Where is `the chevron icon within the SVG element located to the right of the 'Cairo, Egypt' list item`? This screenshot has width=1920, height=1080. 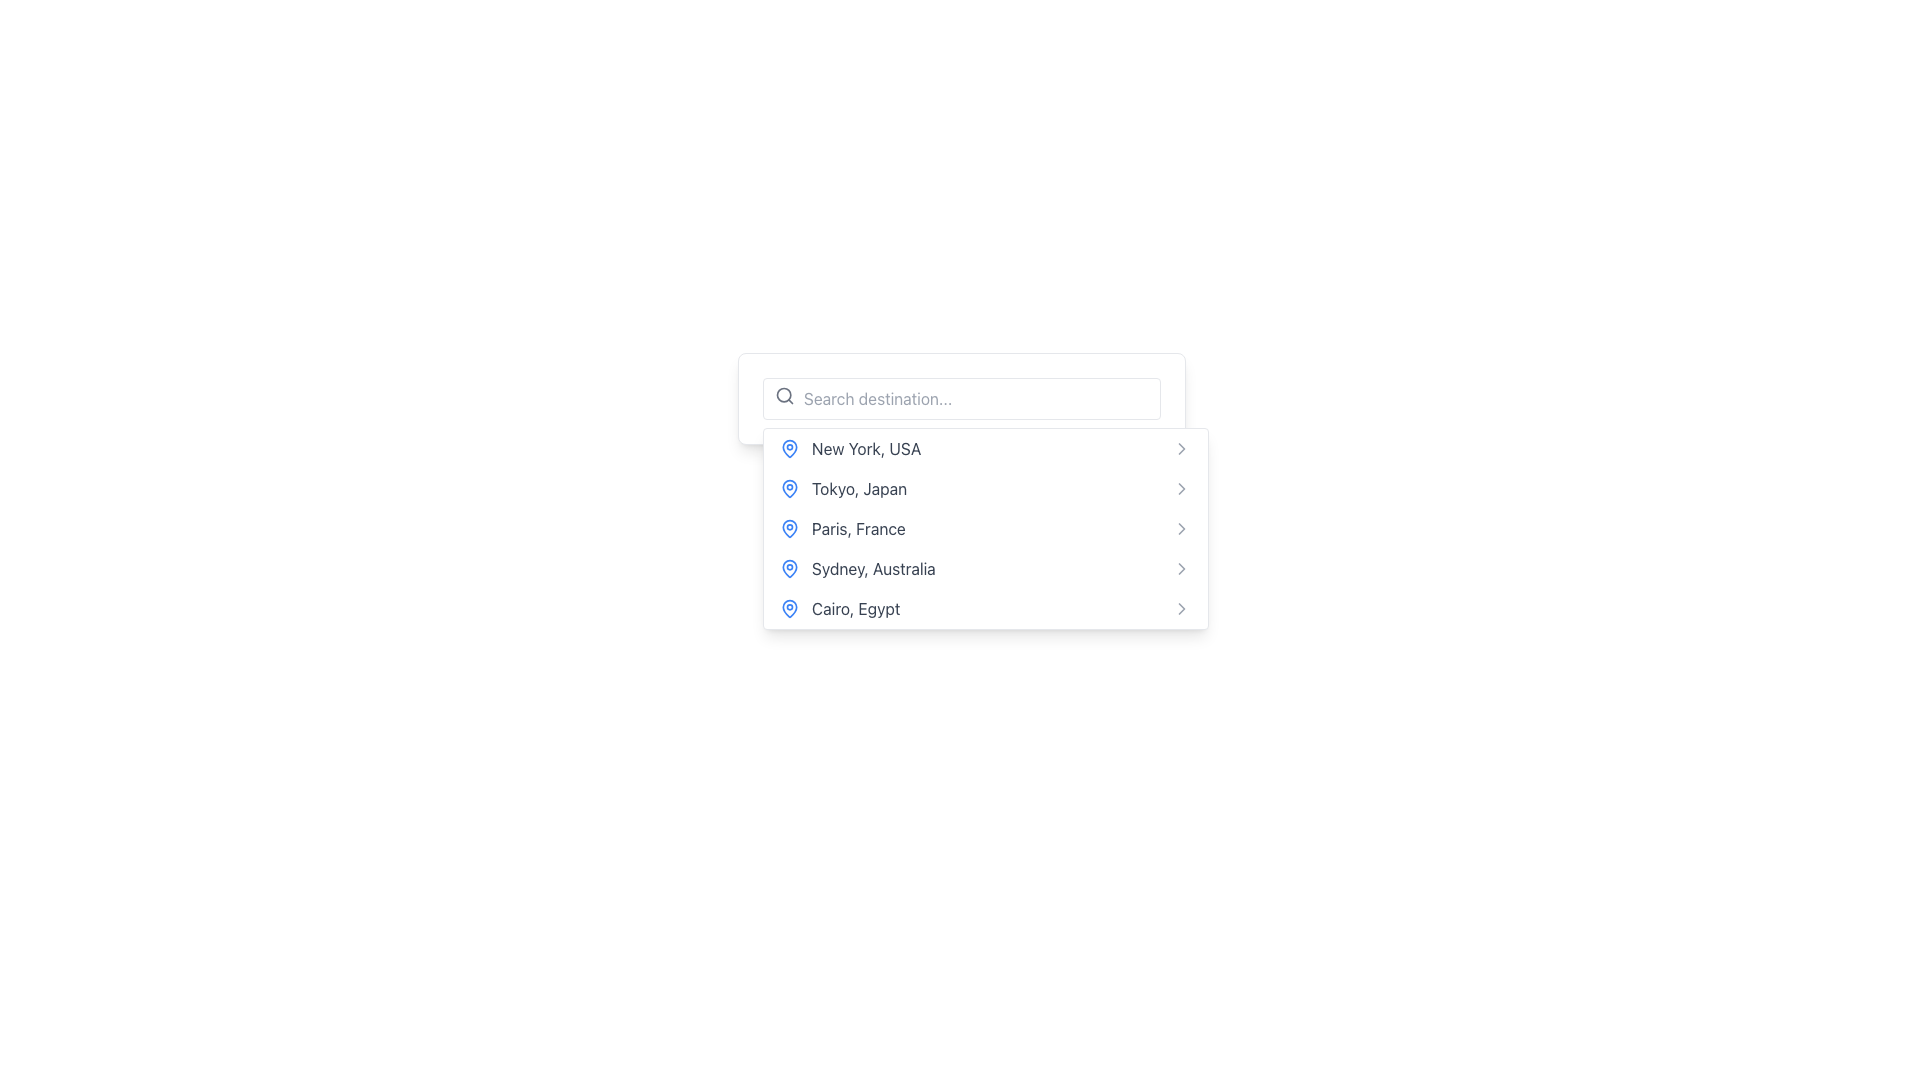 the chevron icon within the SVG element located to the right of the 'Cairo, Egypt' list item is located at coordinates (1181, 608).